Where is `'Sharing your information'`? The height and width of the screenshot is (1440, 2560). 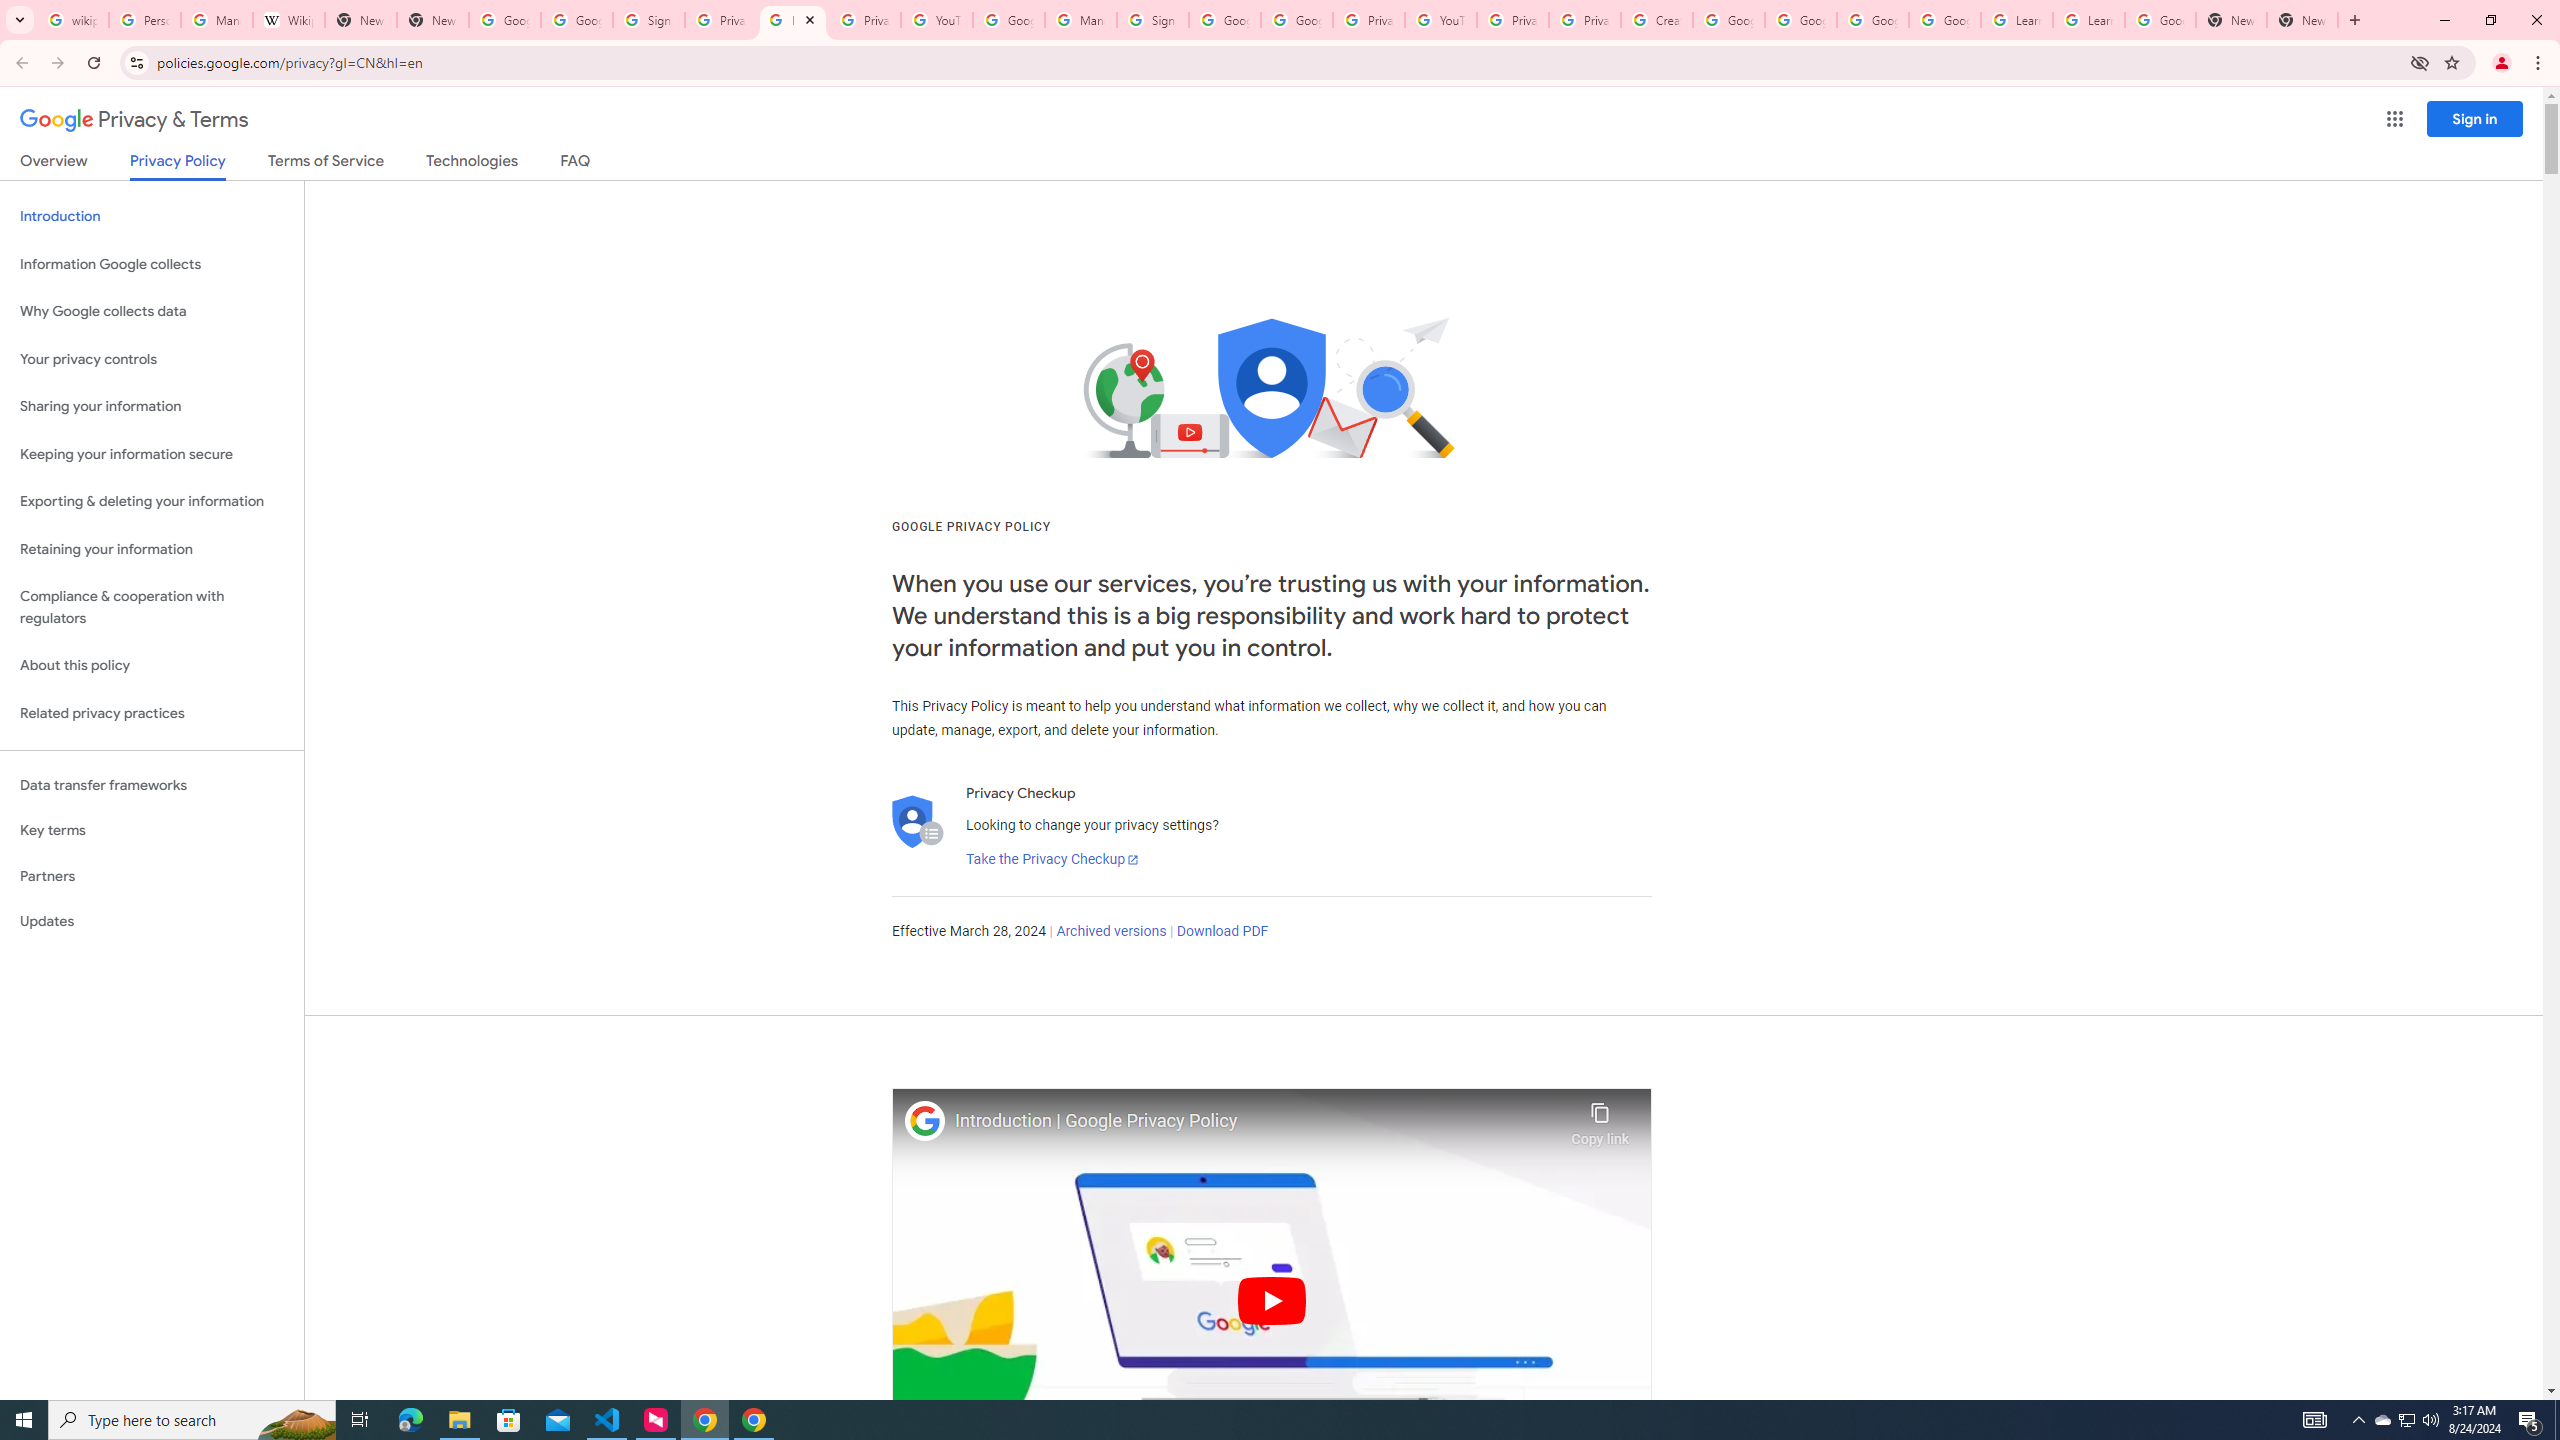
'Sharing your information' is located at coordinates (151, 405).